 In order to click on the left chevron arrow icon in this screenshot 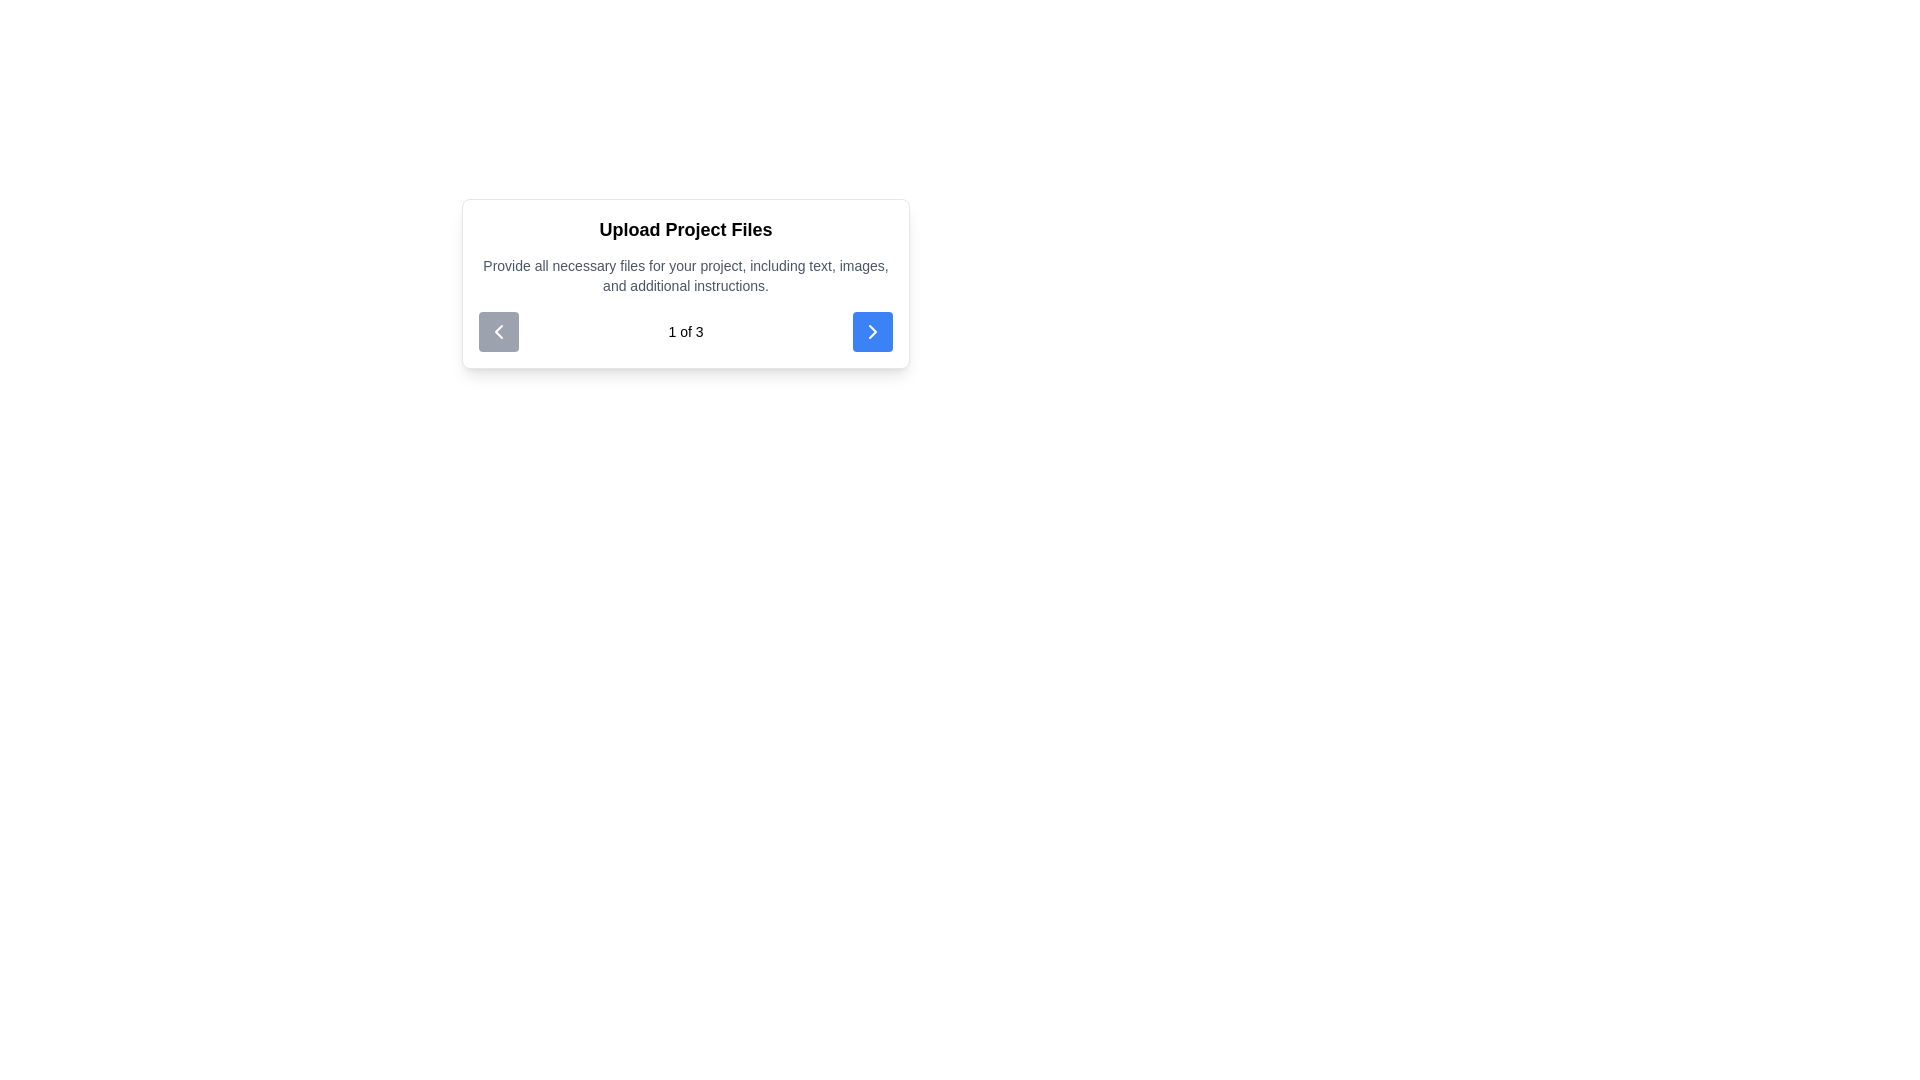, I will do `click(499, 330)`.